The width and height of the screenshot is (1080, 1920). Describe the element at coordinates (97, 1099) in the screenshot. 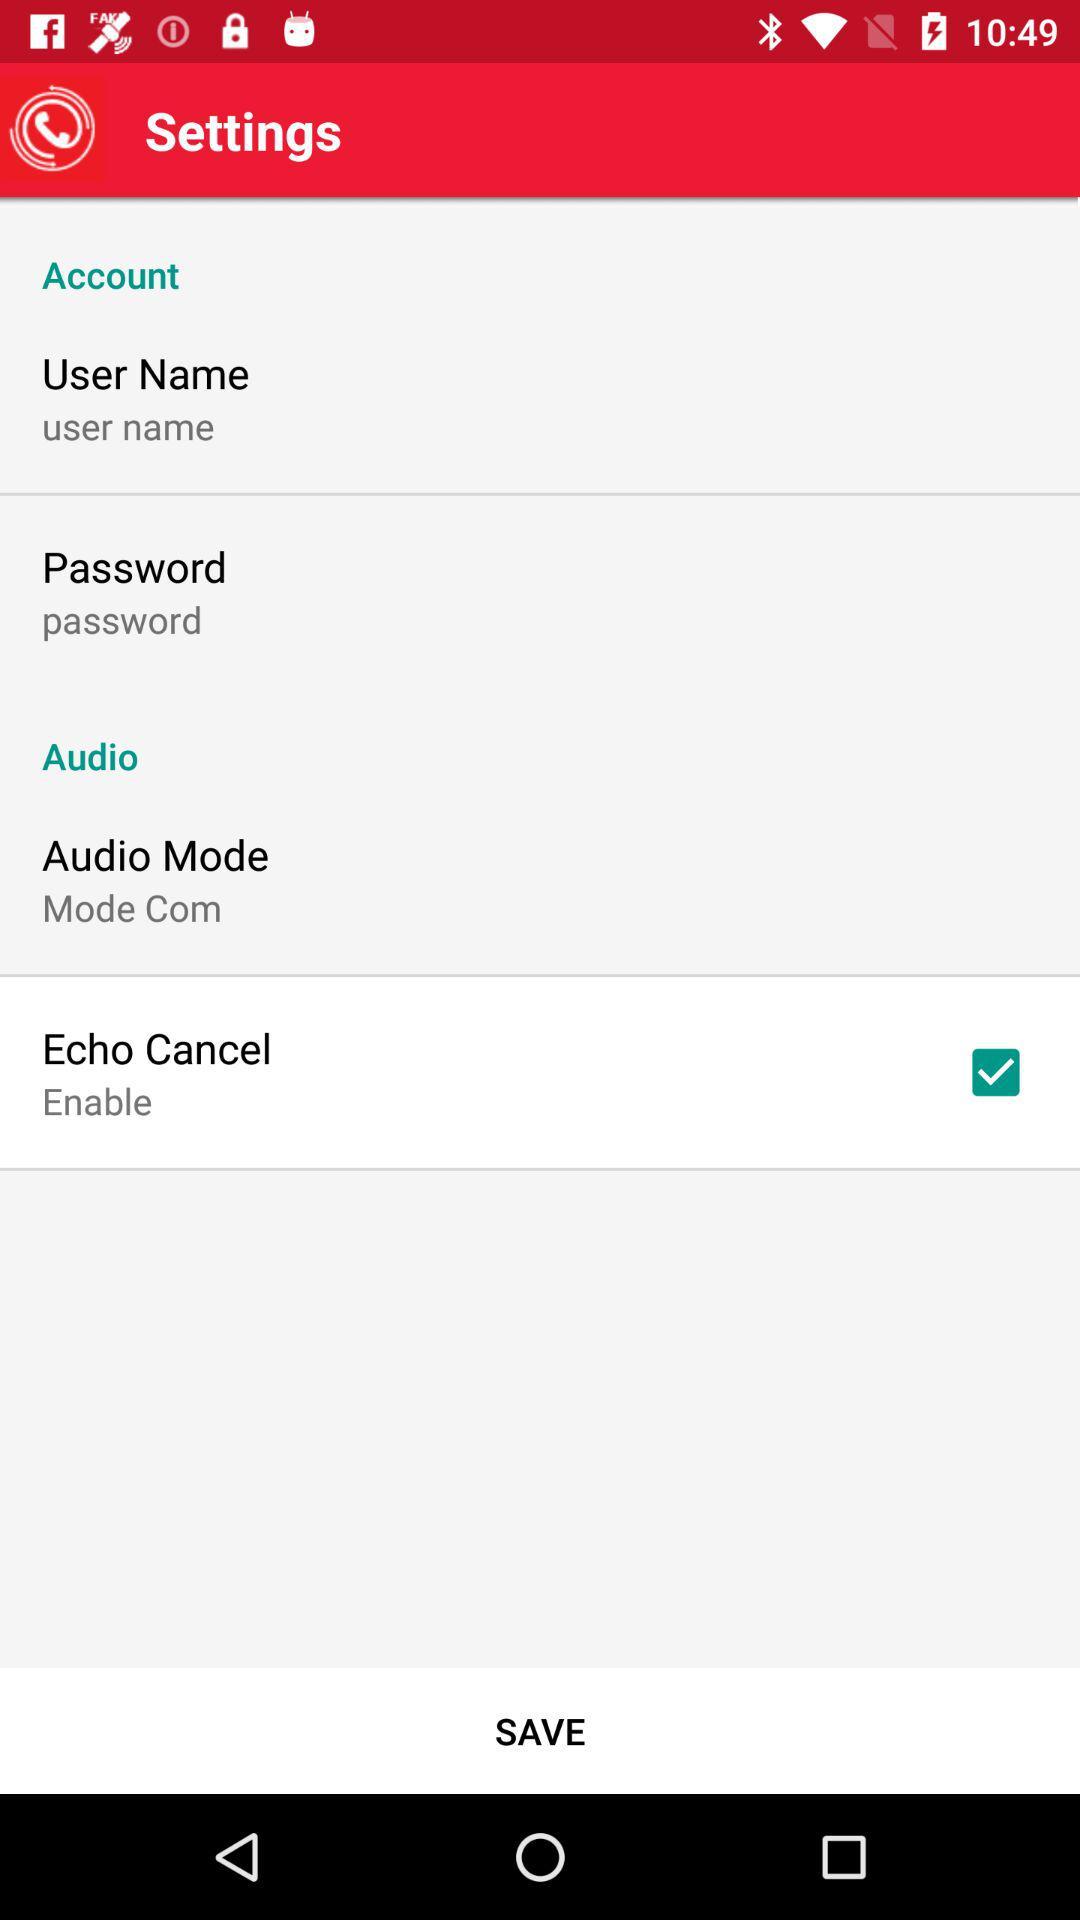

I see `the enable item` at that location.